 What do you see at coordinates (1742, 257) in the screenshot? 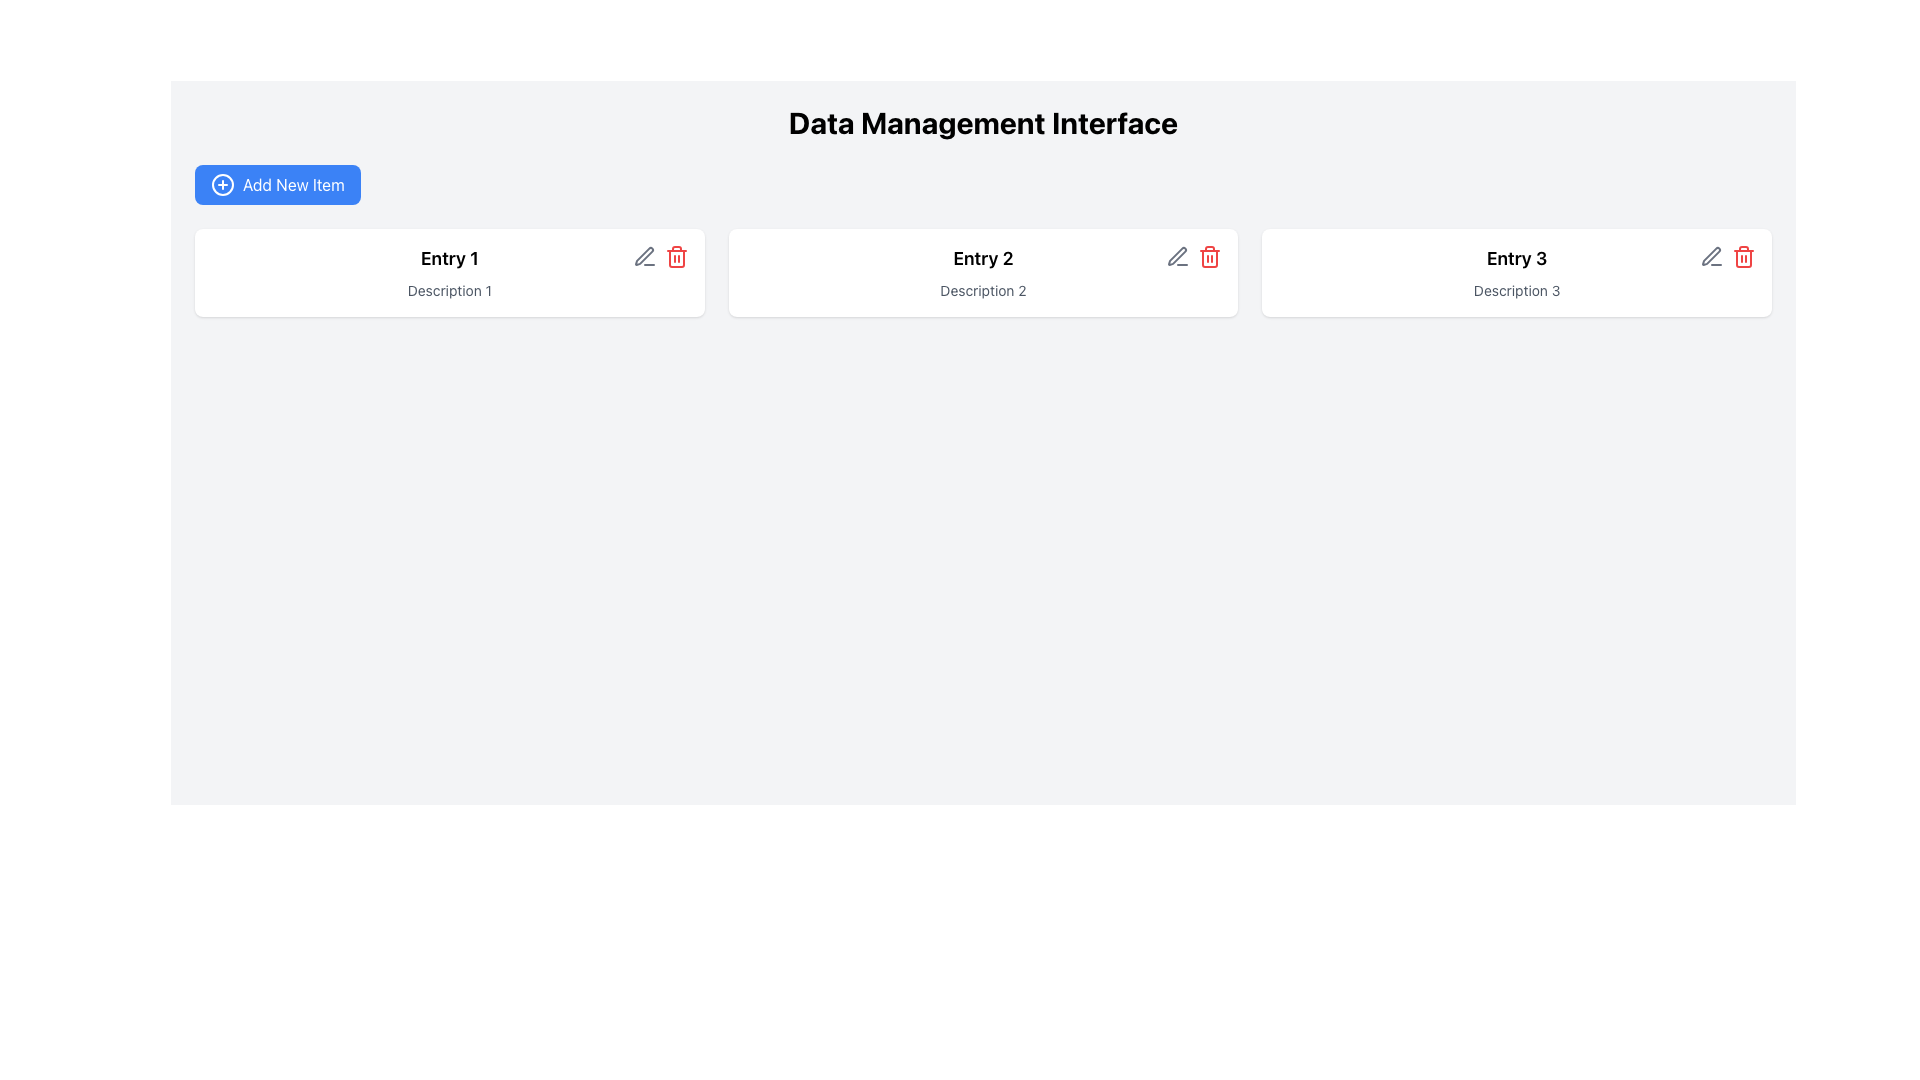
I see `the trash icon button located at the top right corner of 'Entry 3' card` at bounding box center [1742, 257].